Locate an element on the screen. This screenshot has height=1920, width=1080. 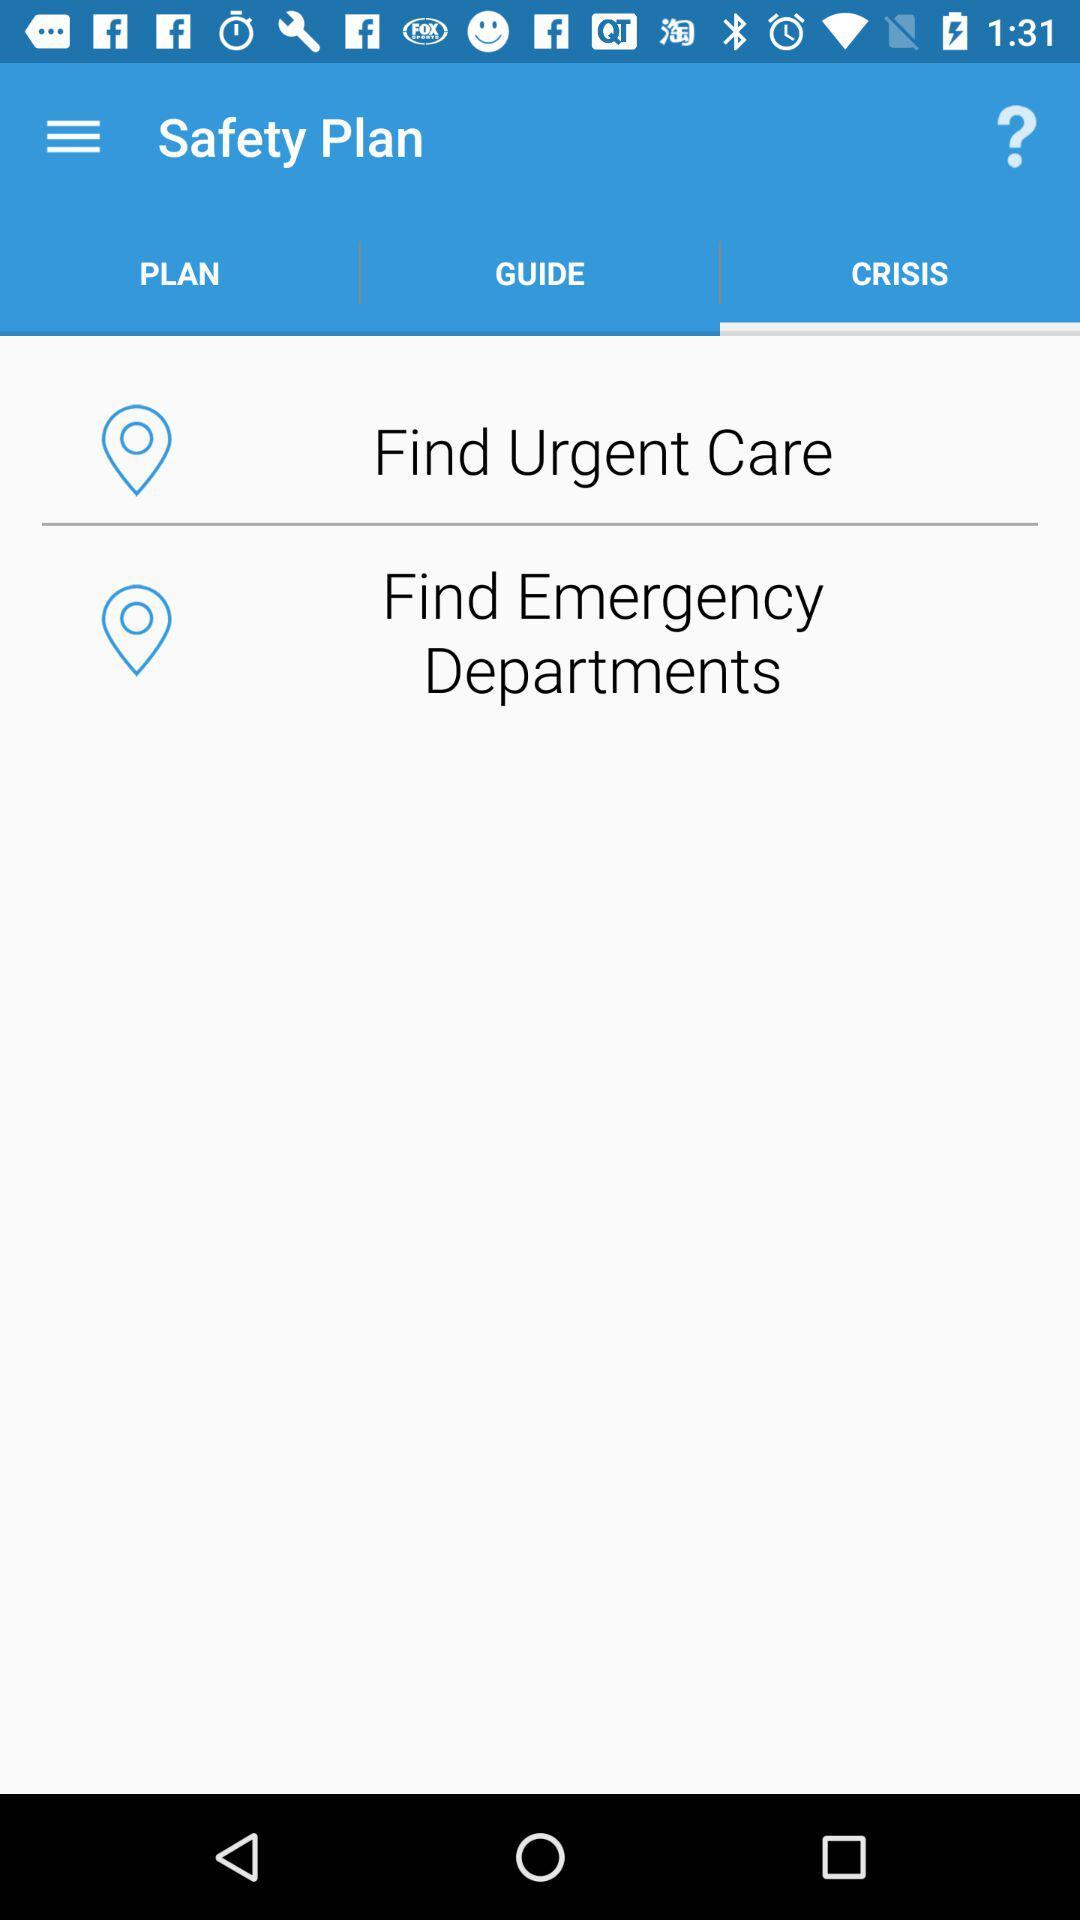
the button above find urgent care button is located at coordinates (898, 272).